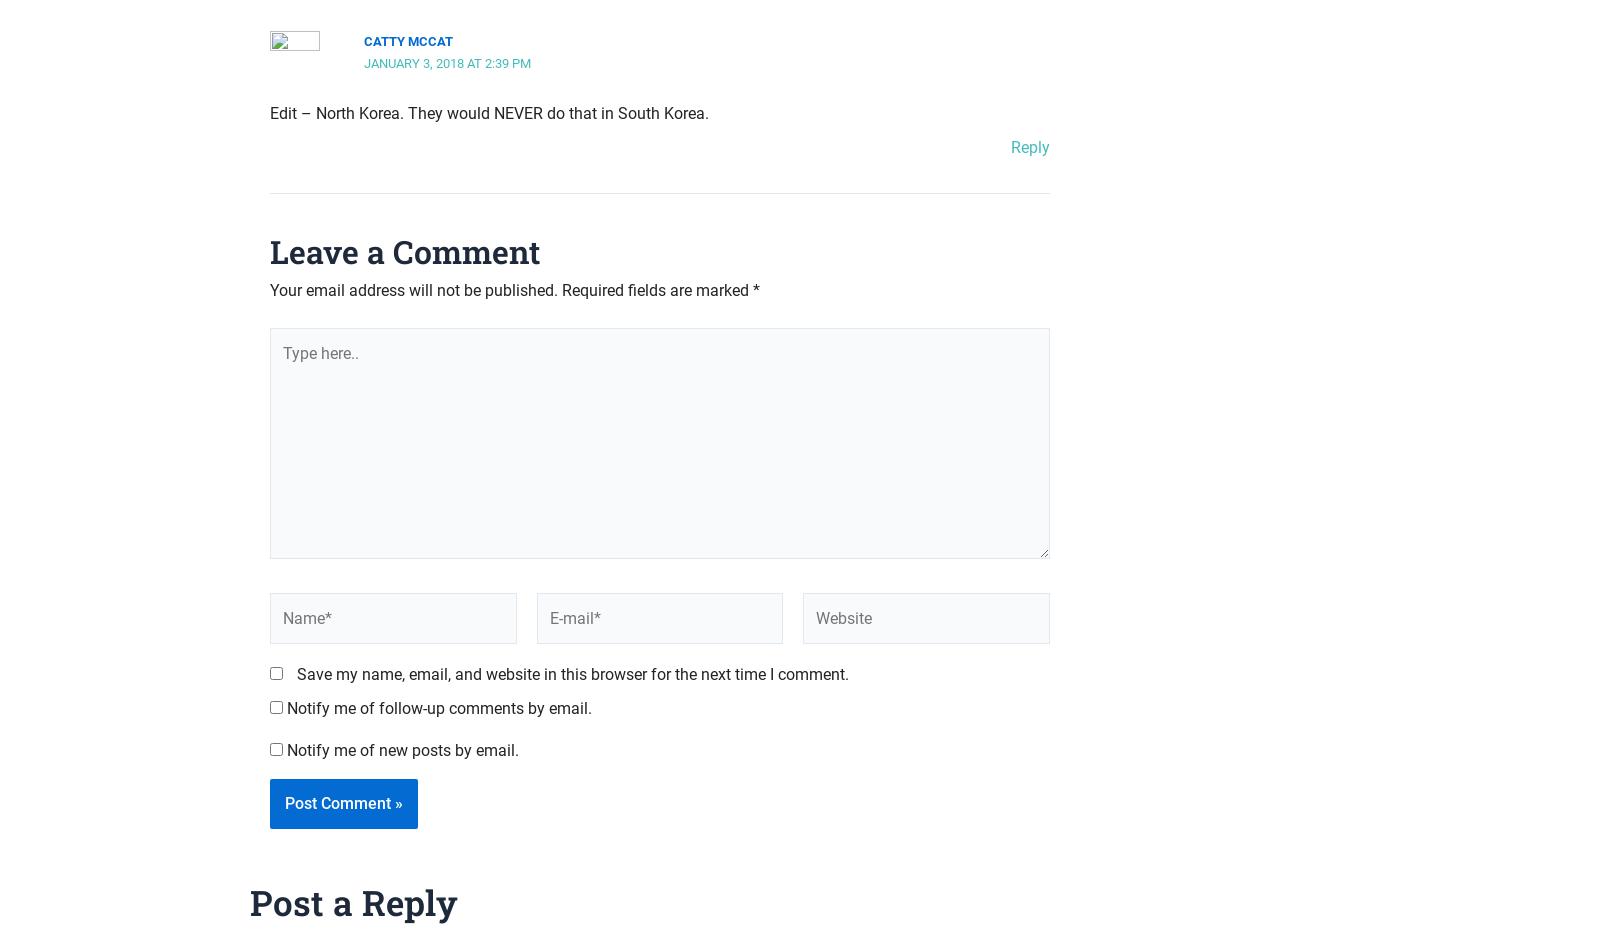  Describe the element at coordinates (488, 112) in the screenshot. I see `'Edit – North Korea. They would NEVER do that in South Korea.'` at that location.